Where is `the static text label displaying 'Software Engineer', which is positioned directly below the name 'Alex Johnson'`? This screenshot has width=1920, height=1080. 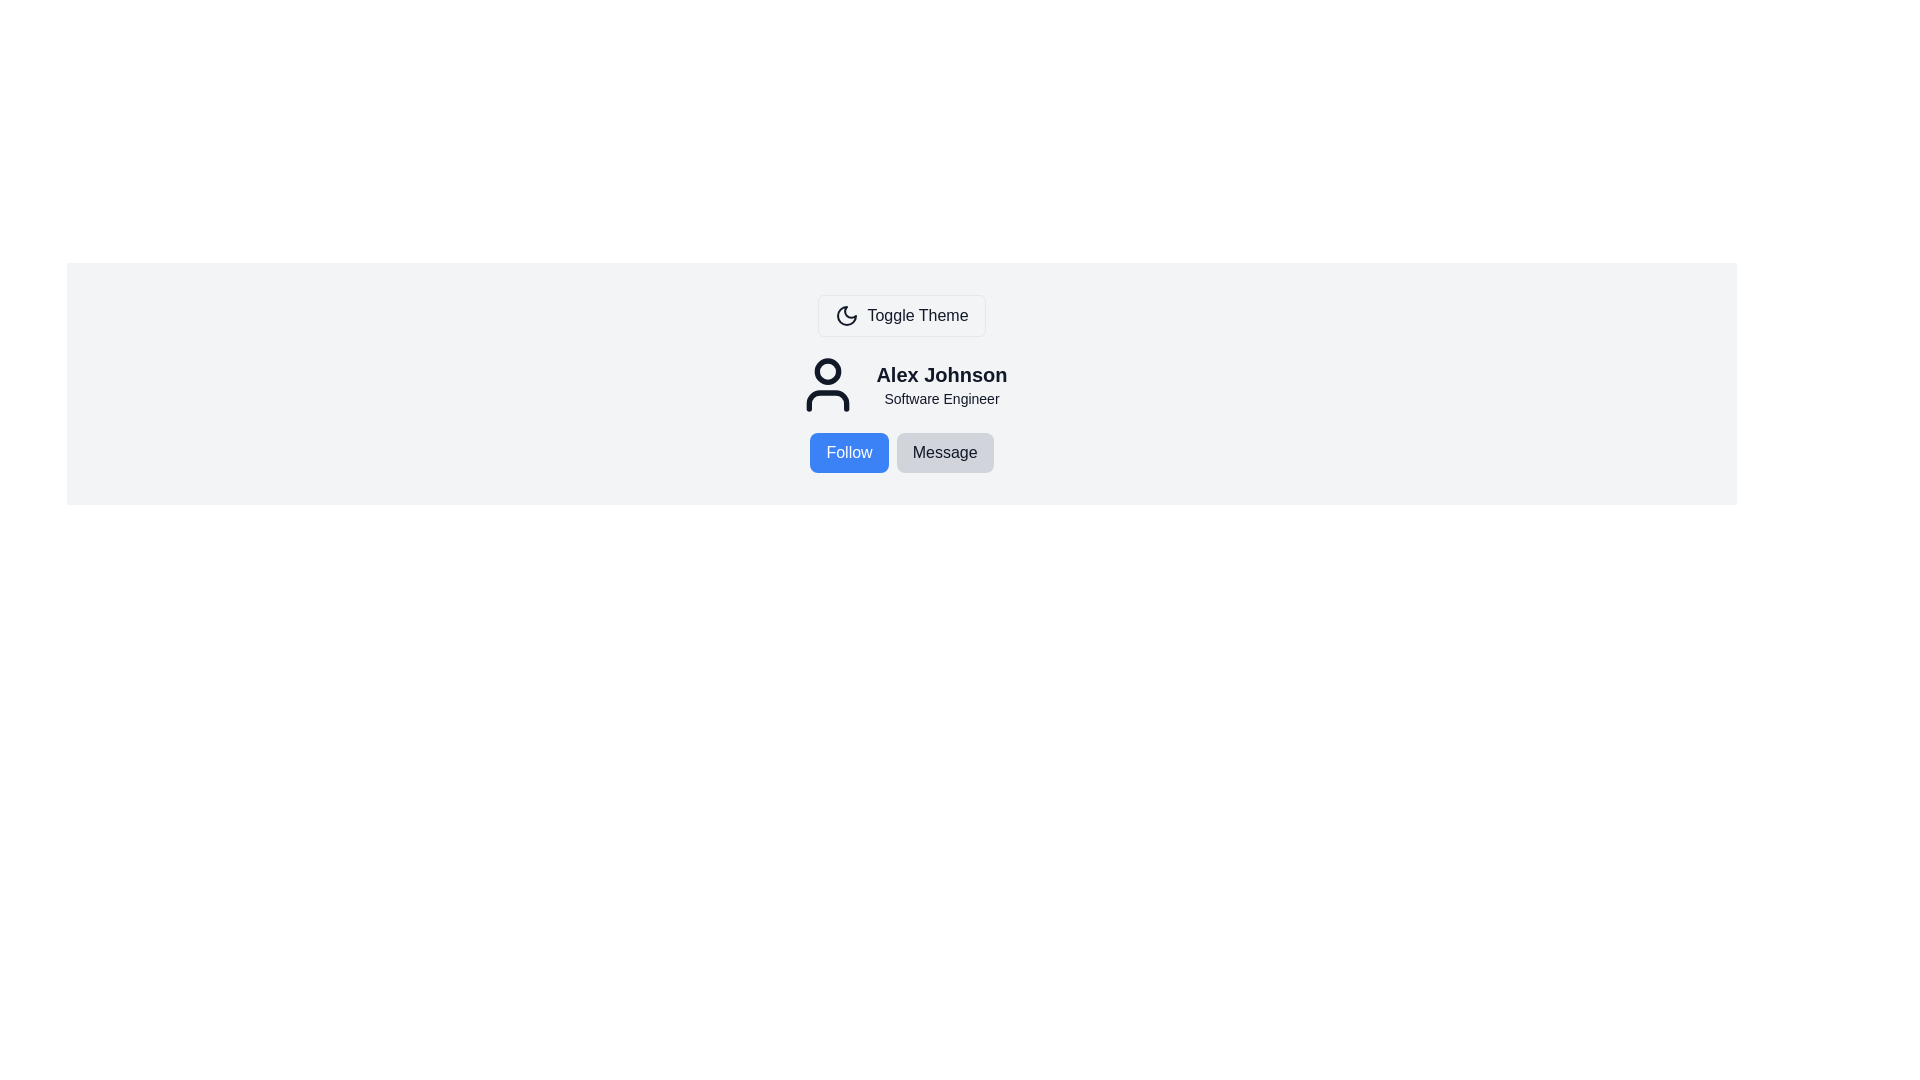 the static text label displaying 'Software Engineer', which is positioned directly below the name 'Alex Johnson' is located at coordinates (940, 398).